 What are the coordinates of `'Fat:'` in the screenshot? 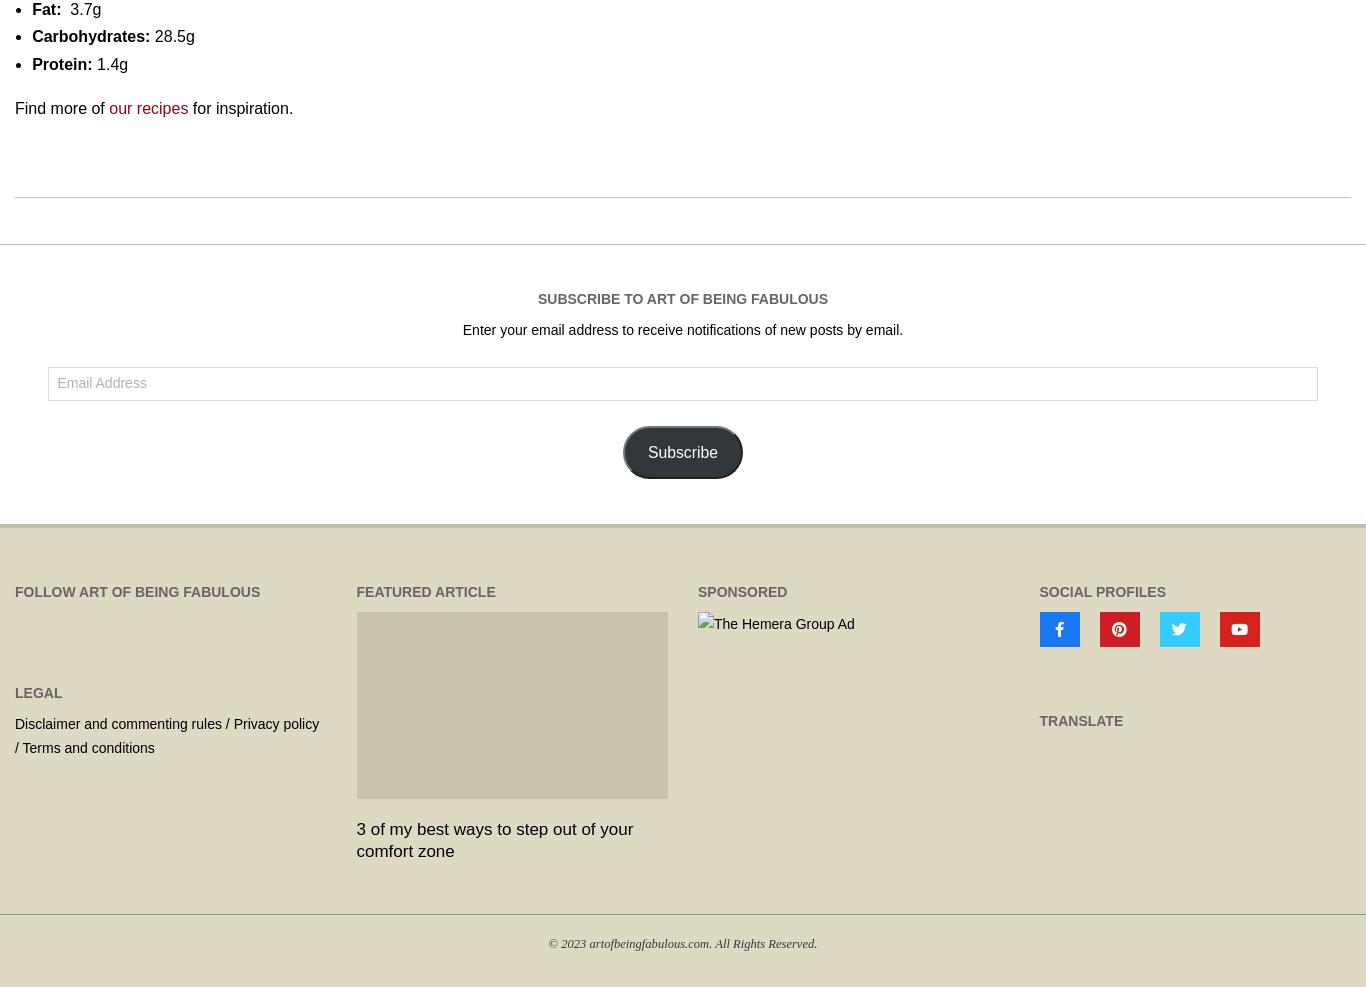 It's located at (48, 7).